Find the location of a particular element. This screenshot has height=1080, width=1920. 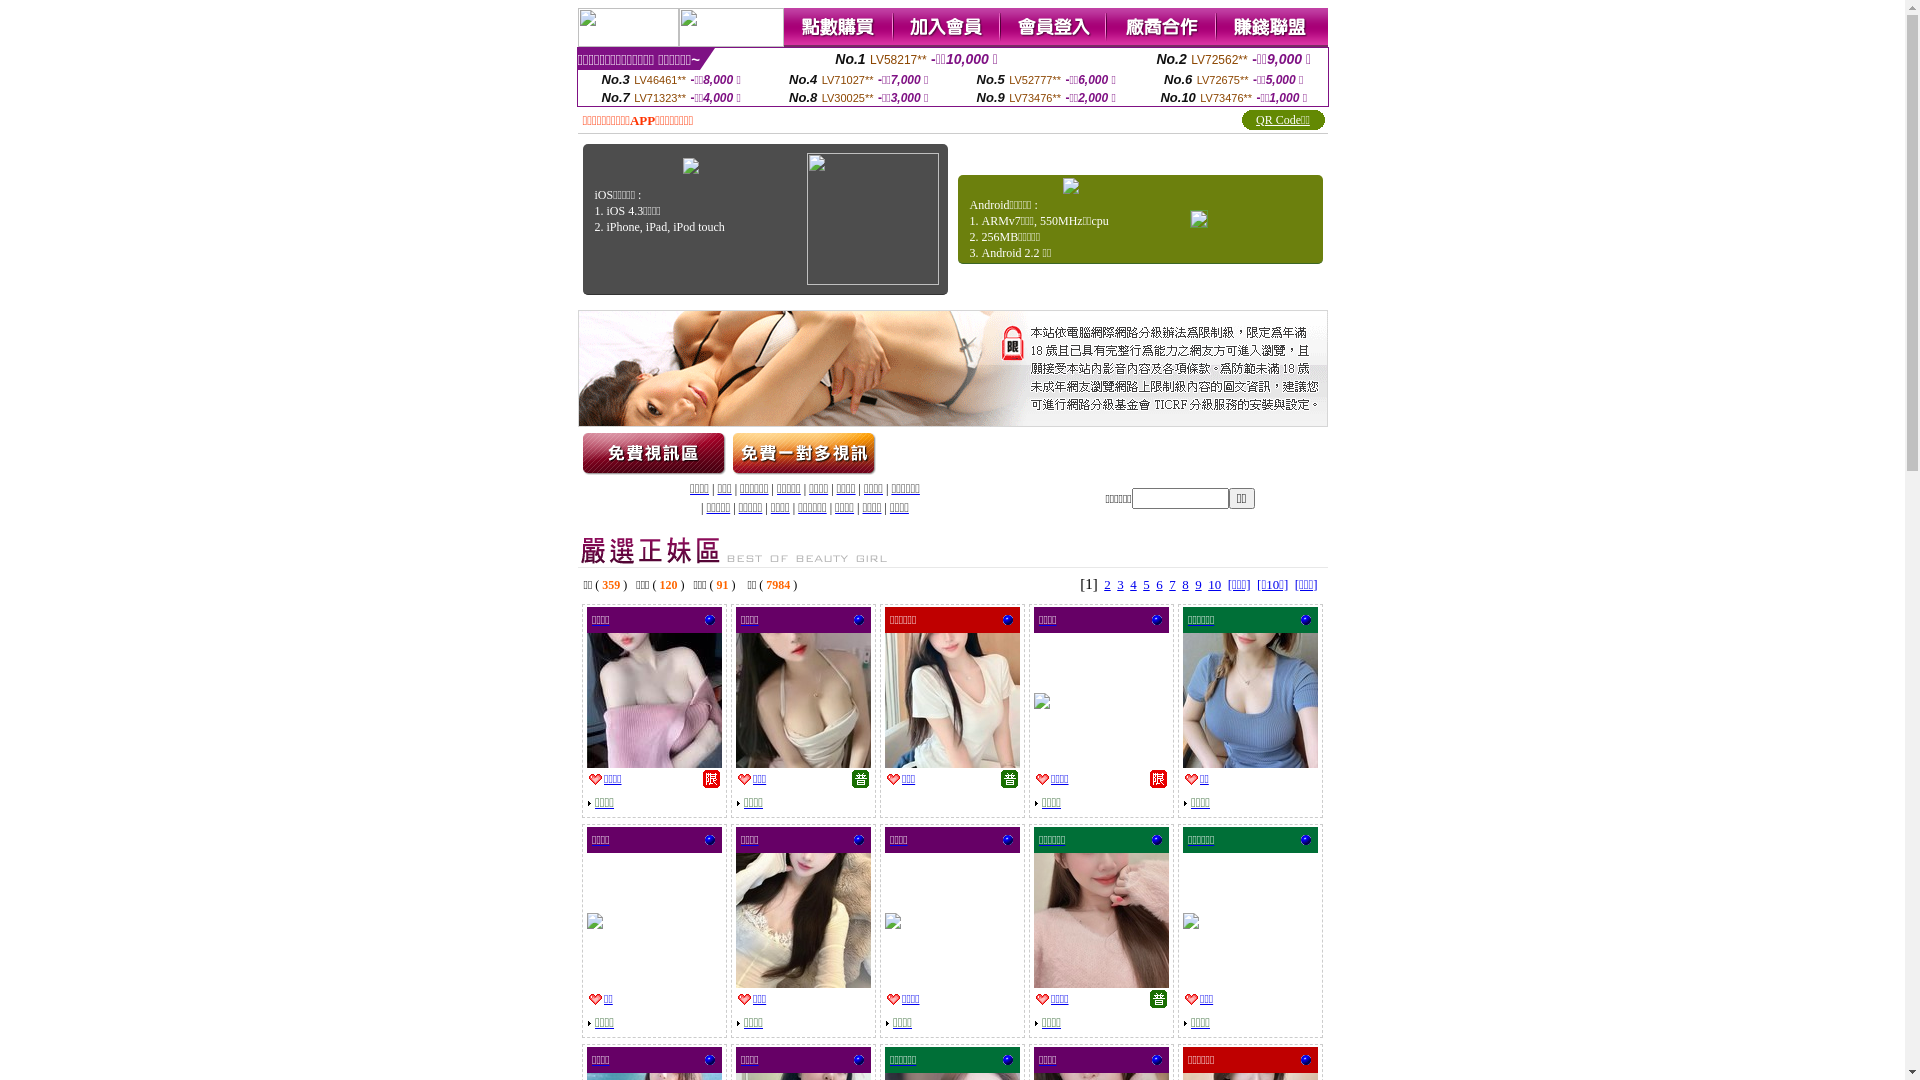

'4' is located at coordinates (1133, 584).